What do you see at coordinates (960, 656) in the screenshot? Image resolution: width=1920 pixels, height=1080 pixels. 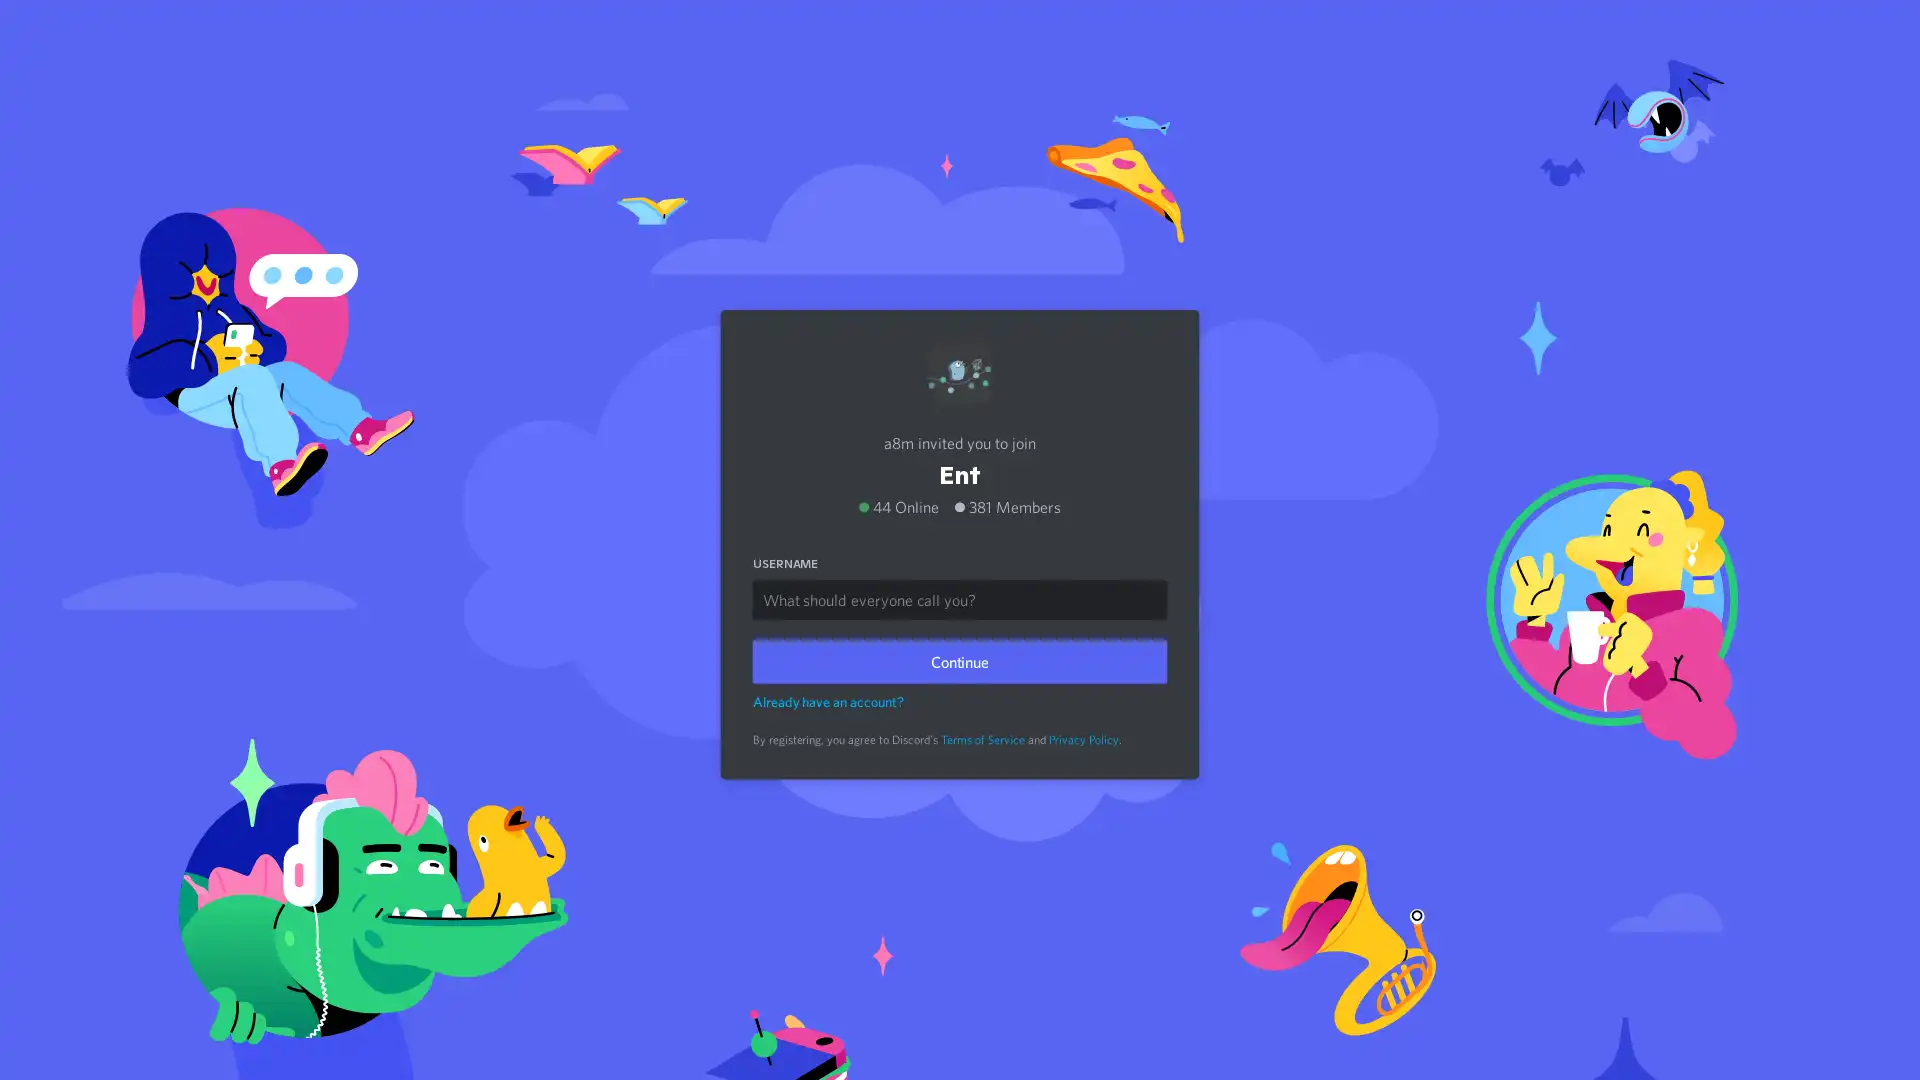 I see `Continue` at bounding box center [960, 656].